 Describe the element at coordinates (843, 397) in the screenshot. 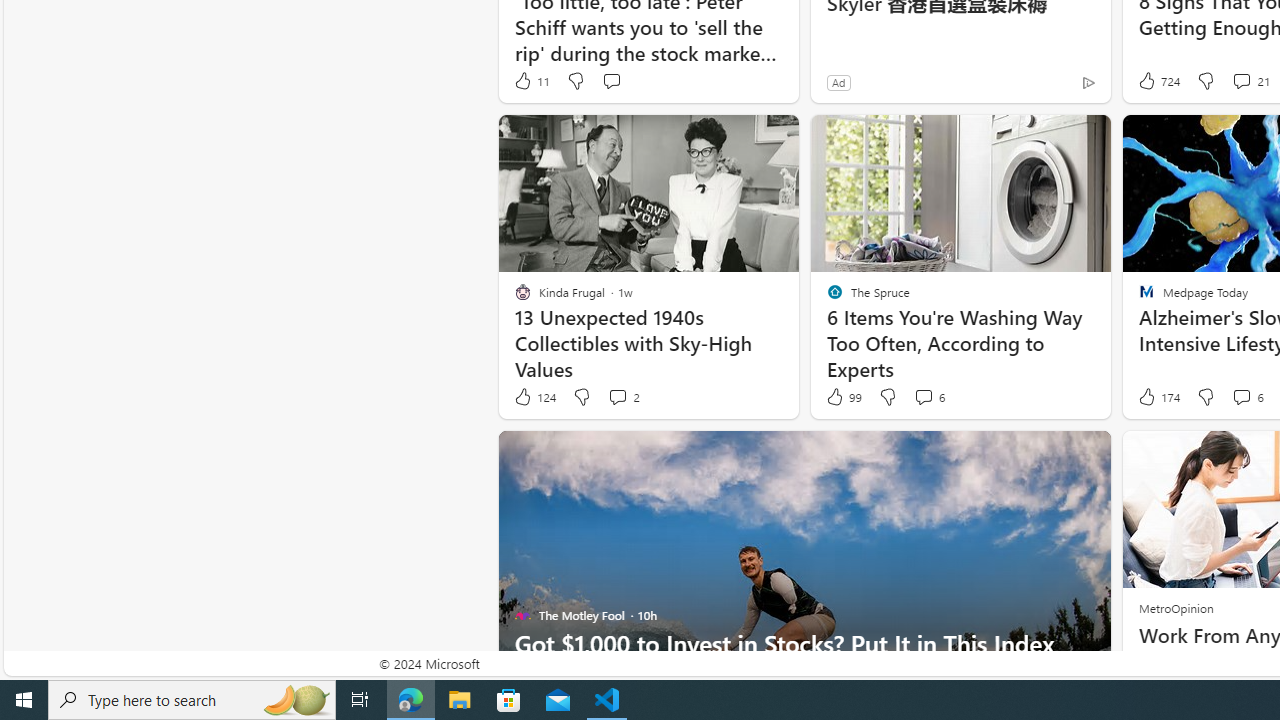

I see `'99 Like'` at that location.